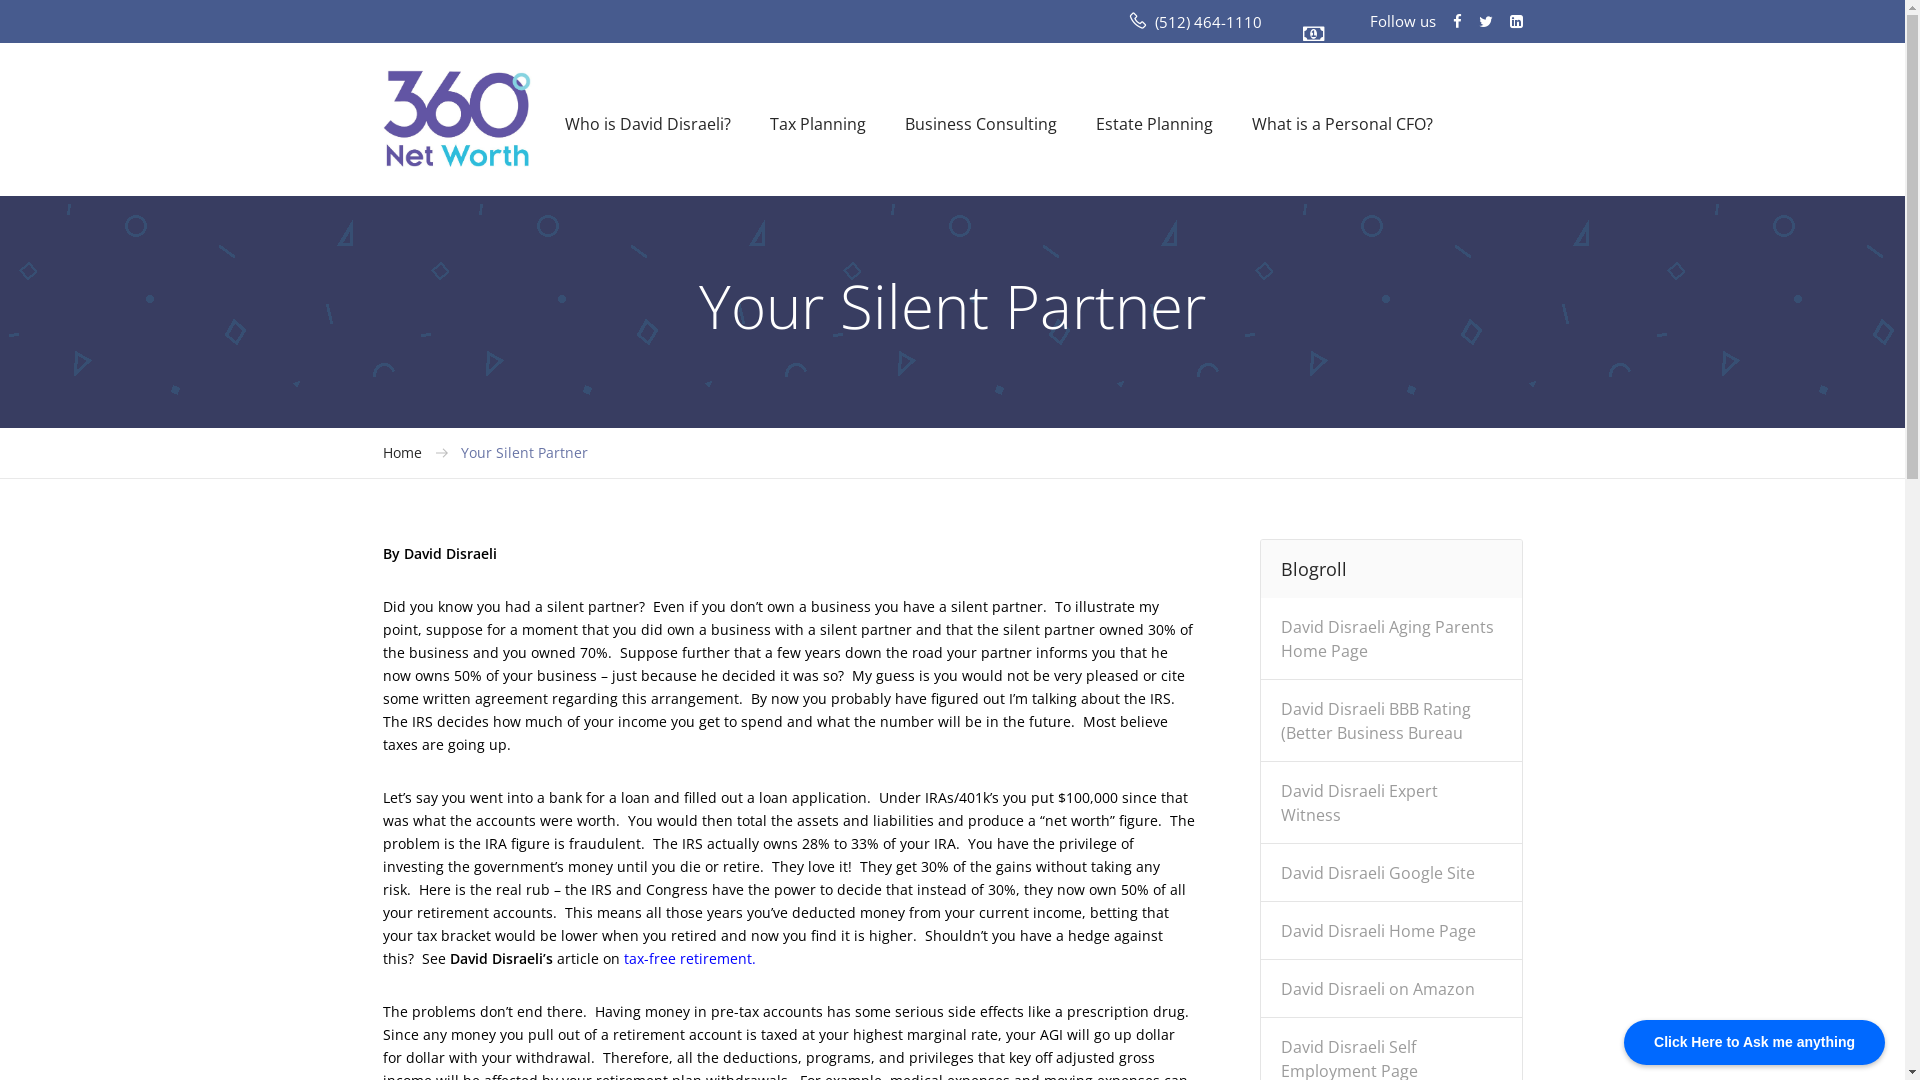 The image size is (1920, 1080). I want to click on 'David Disraeli Home Page', so click(1377, 938).